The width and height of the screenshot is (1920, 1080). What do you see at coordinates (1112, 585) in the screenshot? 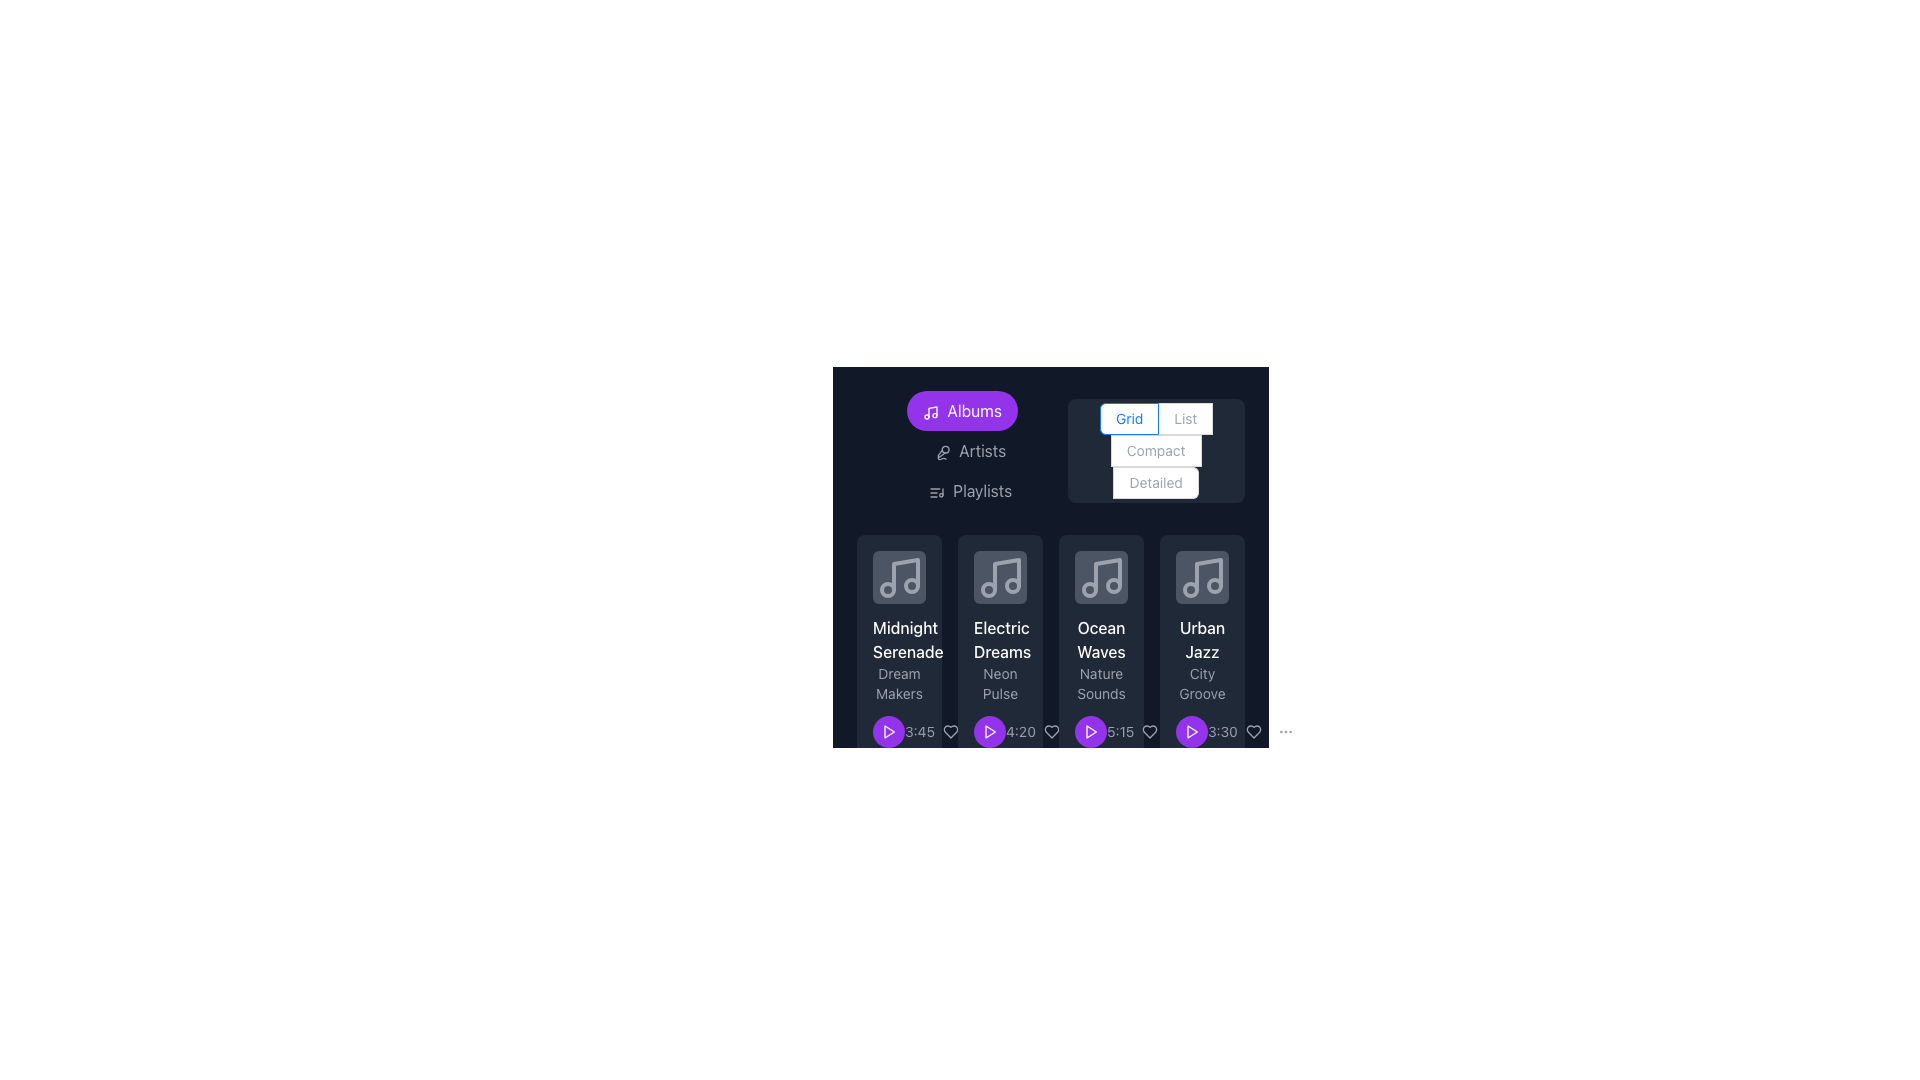
I see `the small circular graphic that is part of the music-themed icon, located towards the bottom-right of the larger music note illustration` at bounding box center [1112, 585].